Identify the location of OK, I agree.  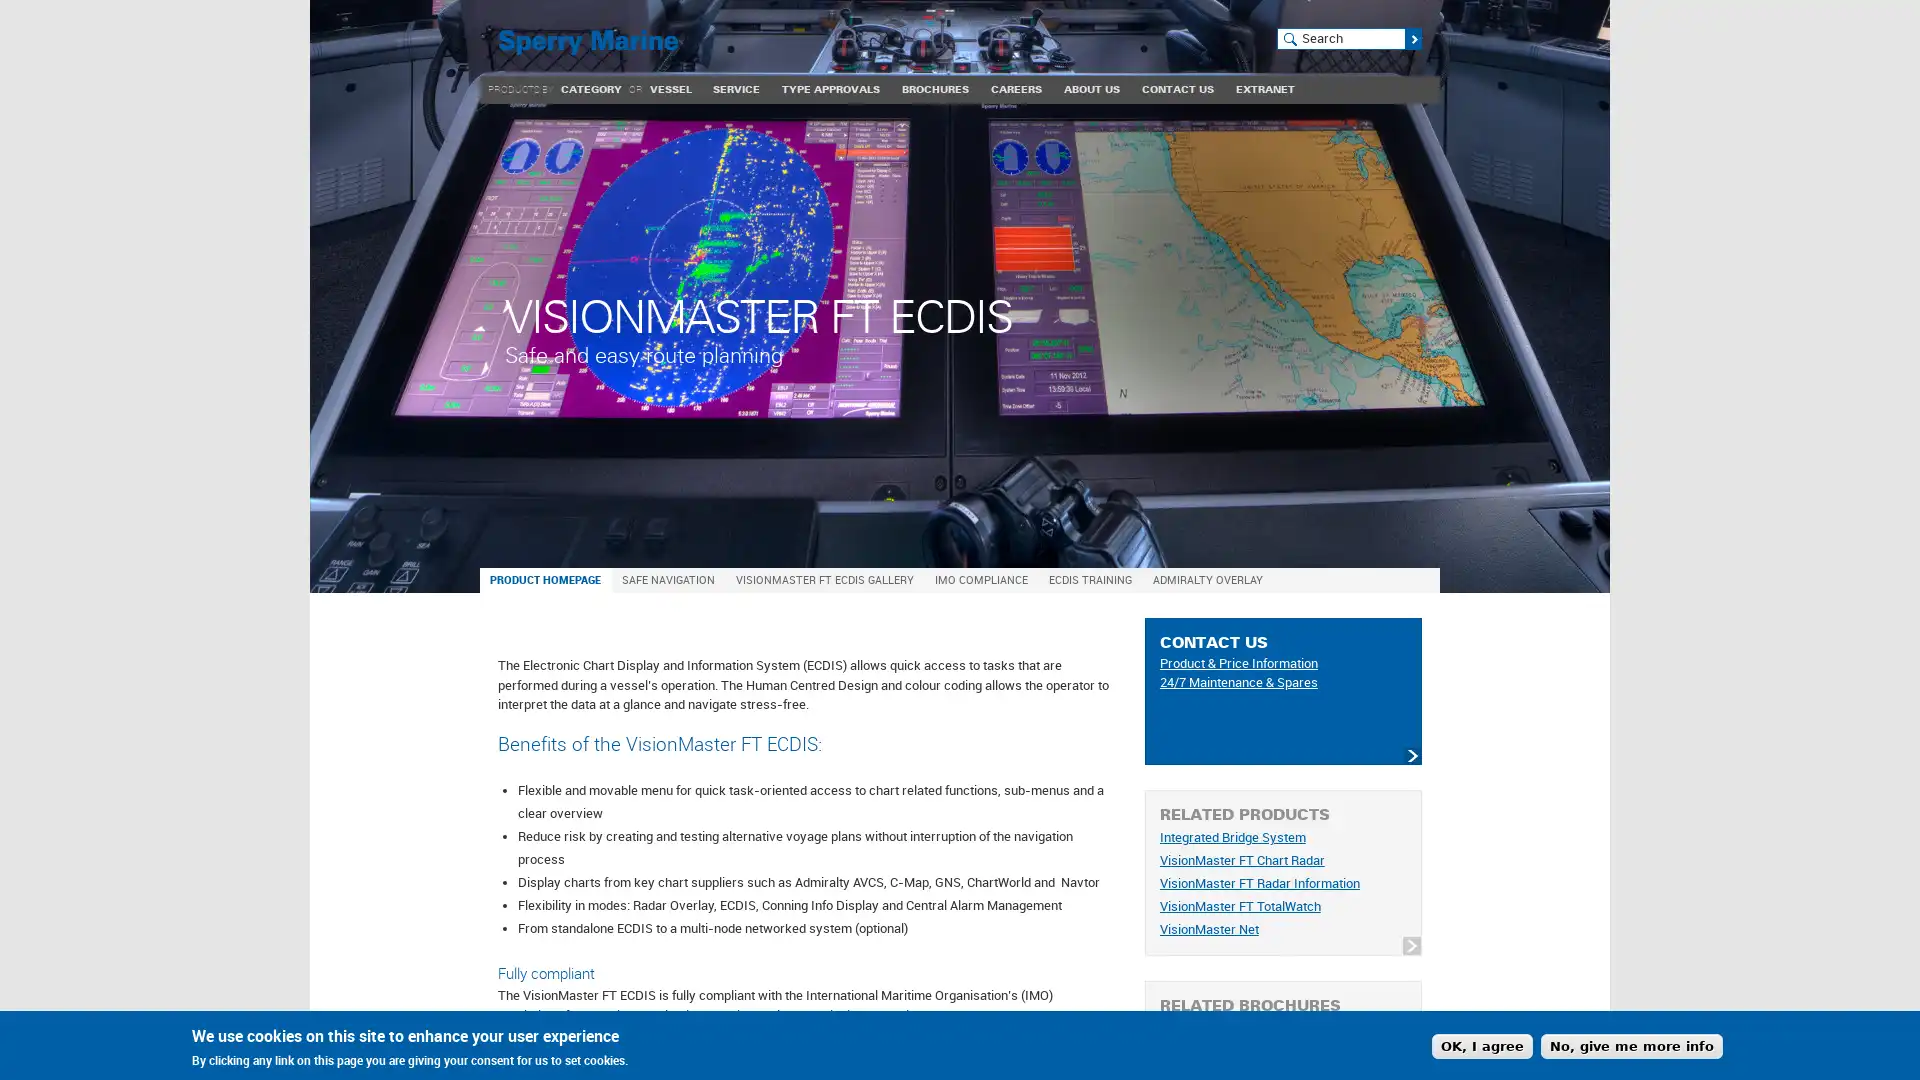
(1482, 1045).